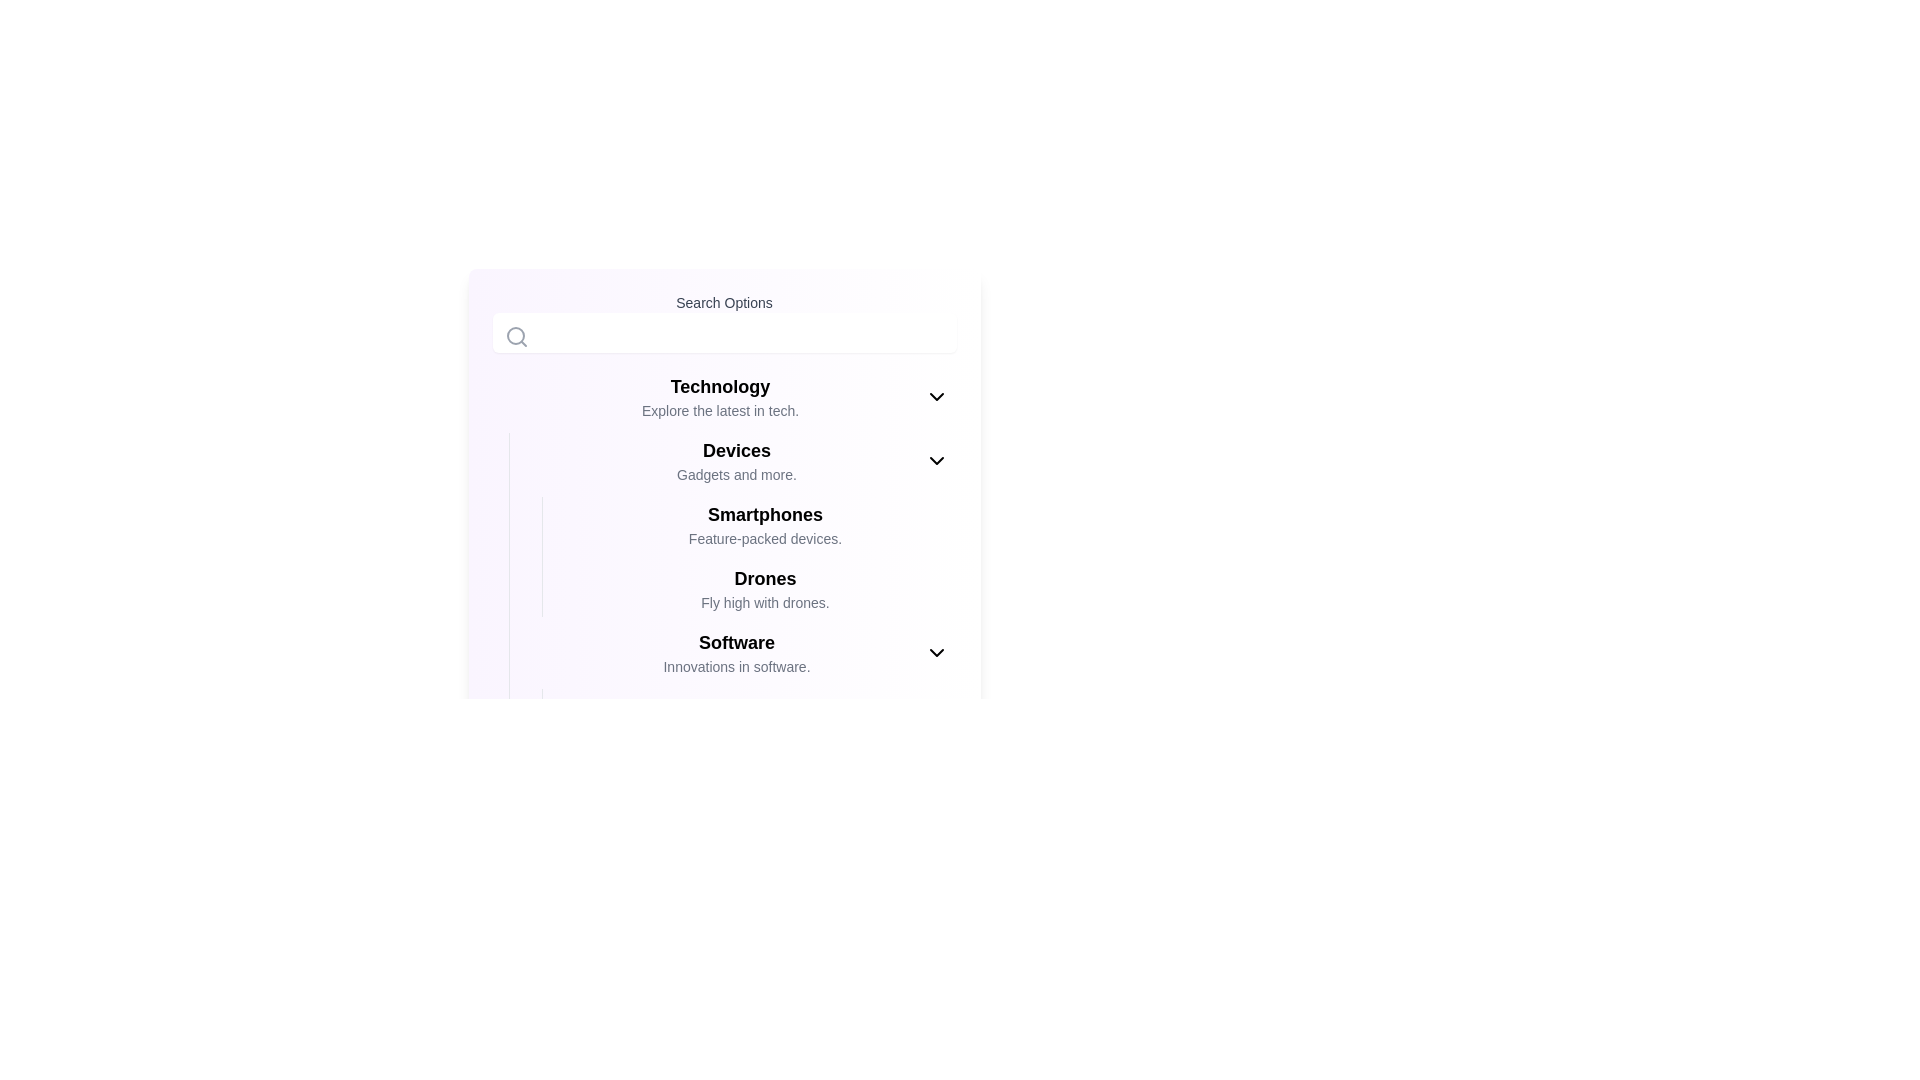  Describe the element at coordinates (720, 397) in the screenshot. I see `the 'Technology' menu item with the heading in bold and a description in smaller gray text` at that location.